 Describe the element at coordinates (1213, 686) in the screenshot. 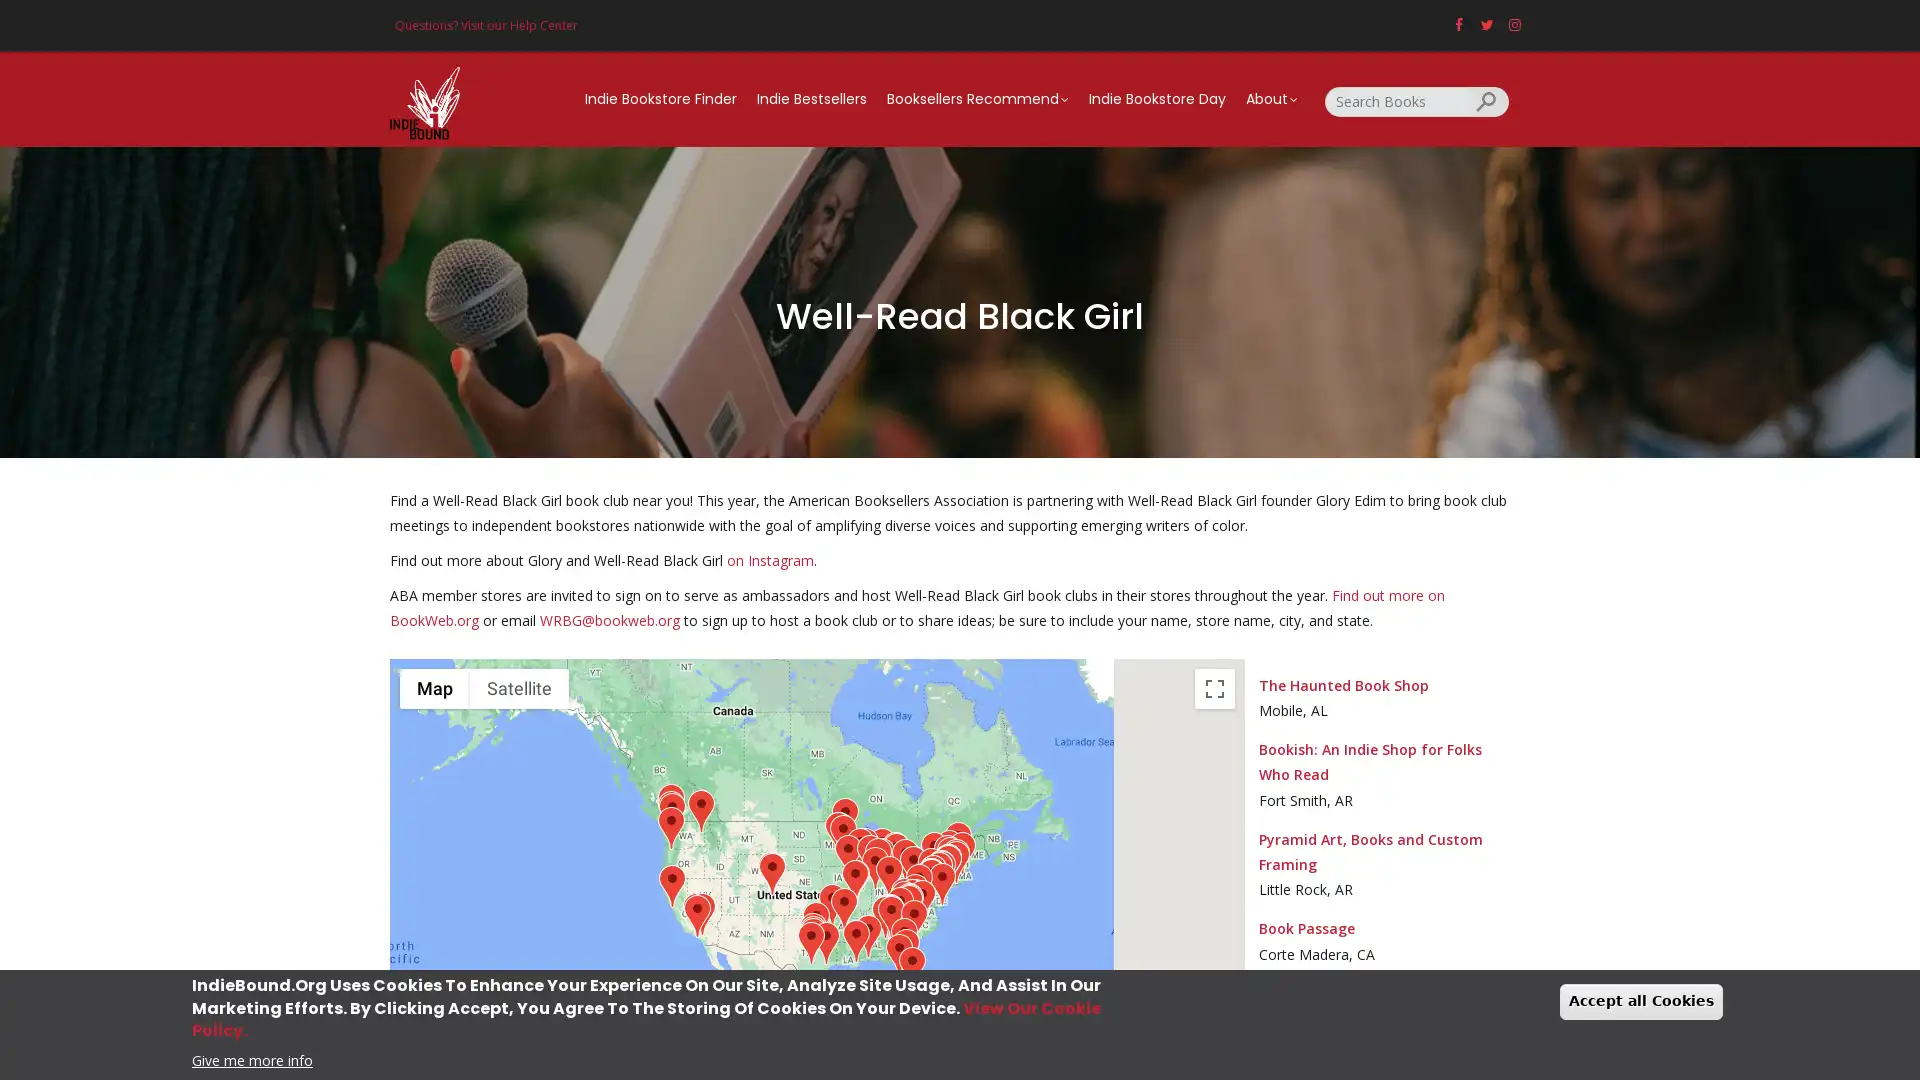

I see `Toggle fullscreen view` at that location.